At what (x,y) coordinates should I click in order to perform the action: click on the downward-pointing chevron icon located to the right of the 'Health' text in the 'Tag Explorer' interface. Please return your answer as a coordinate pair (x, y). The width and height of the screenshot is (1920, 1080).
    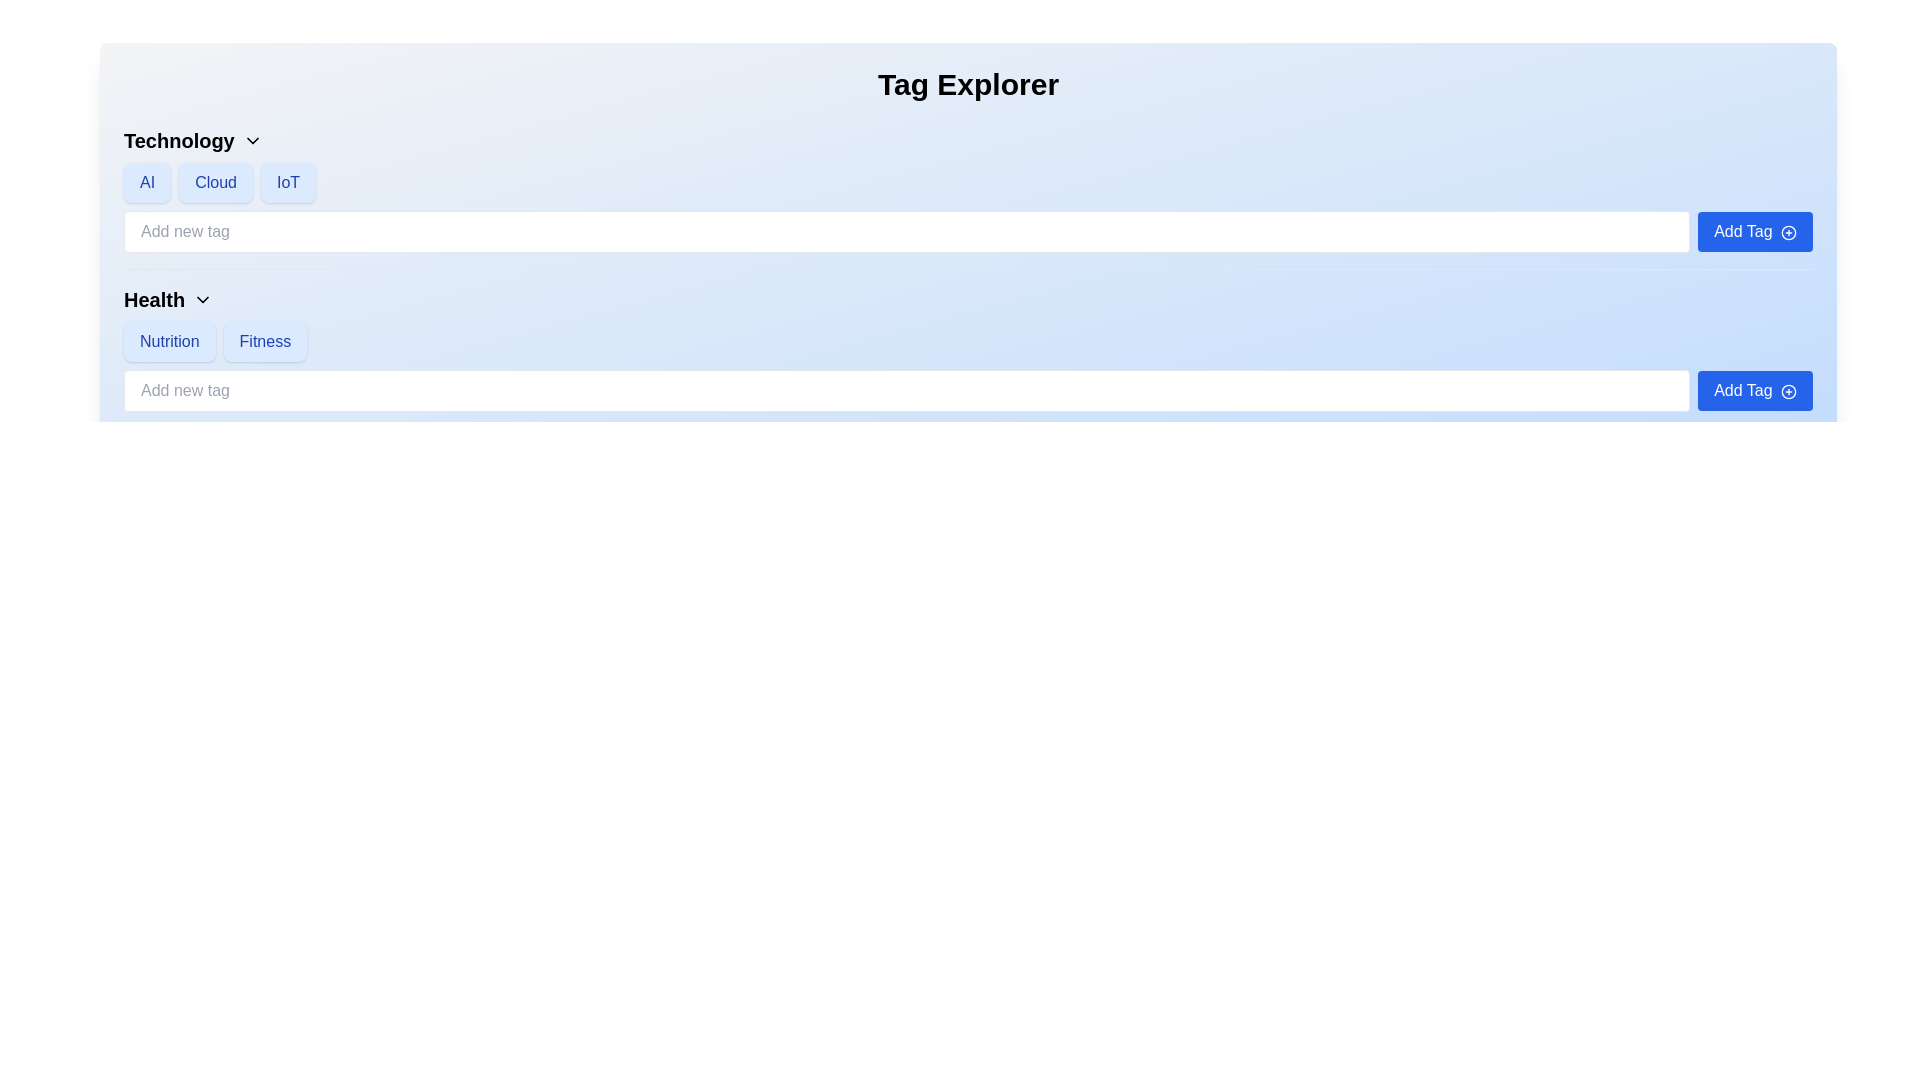
    Looking at the image, I should click on (203, 300).